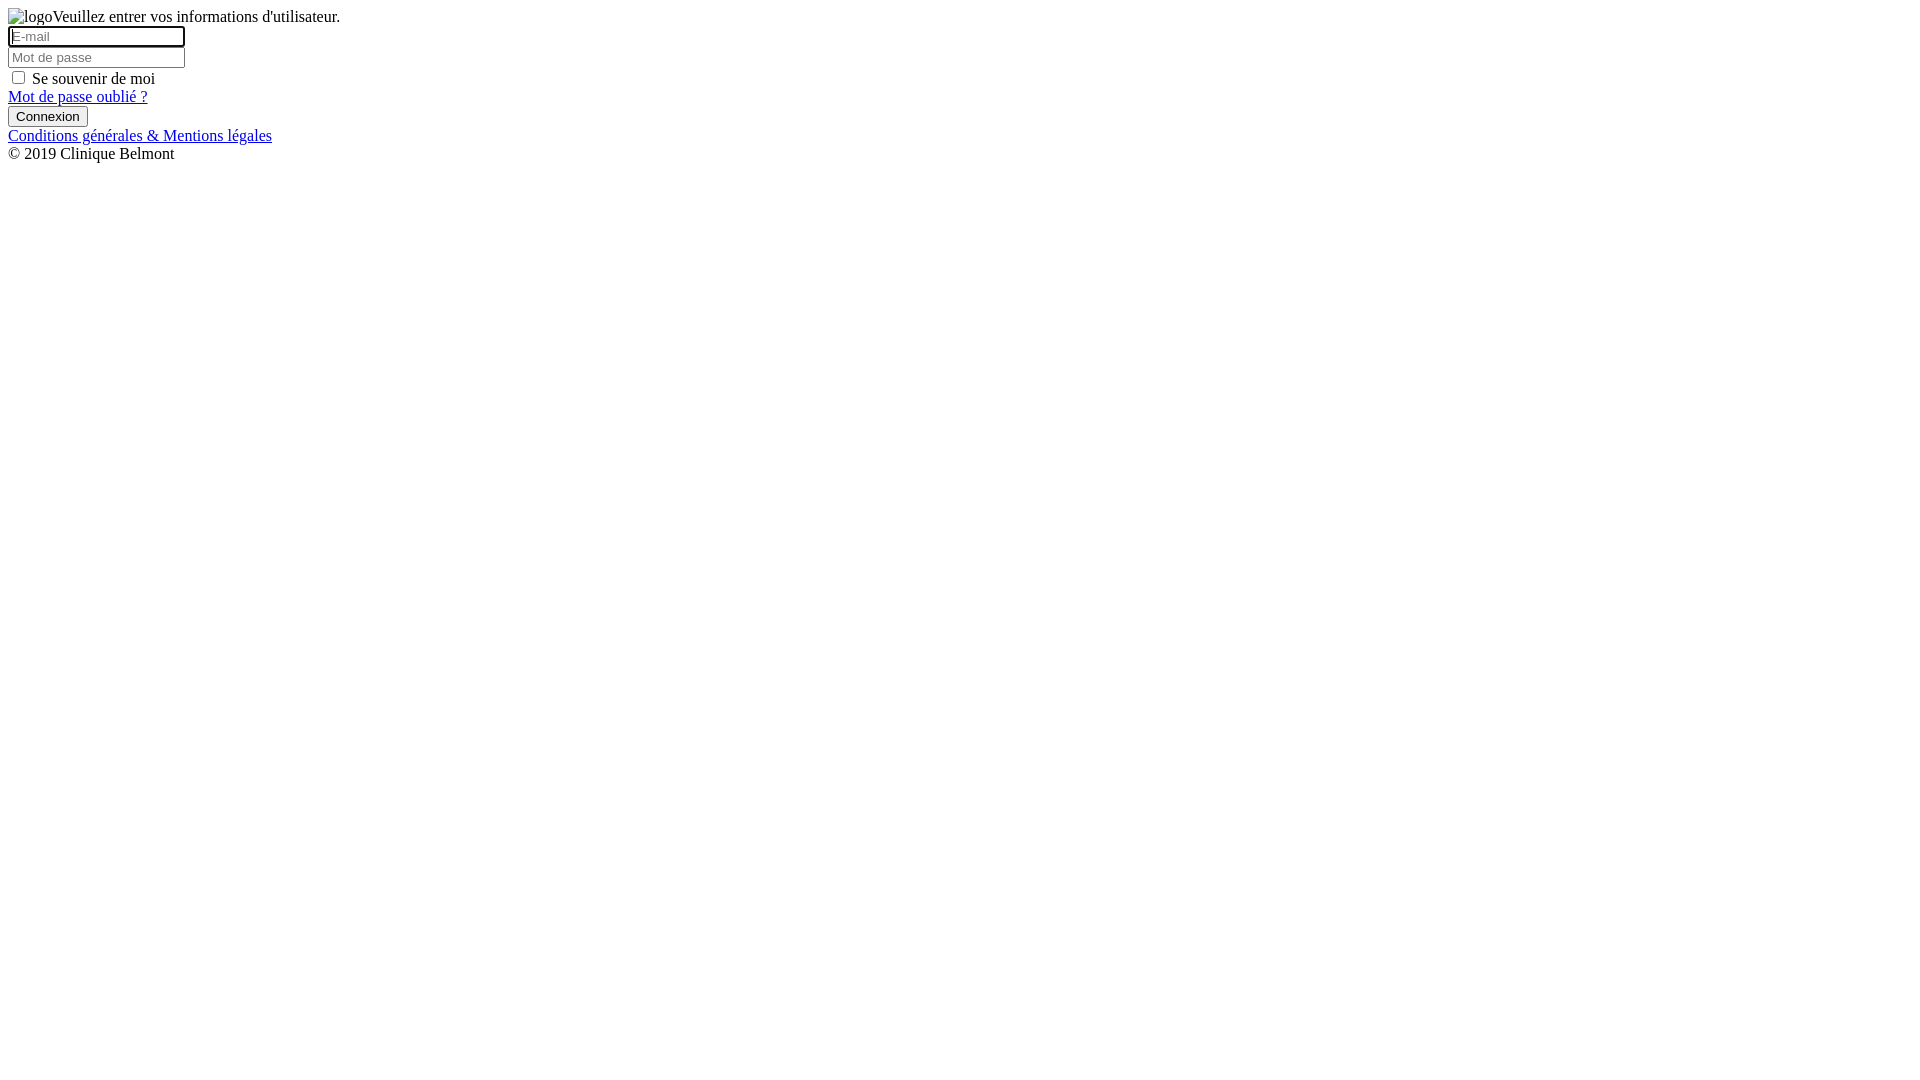  I want to click on 'Connexion', so click(48, 116).